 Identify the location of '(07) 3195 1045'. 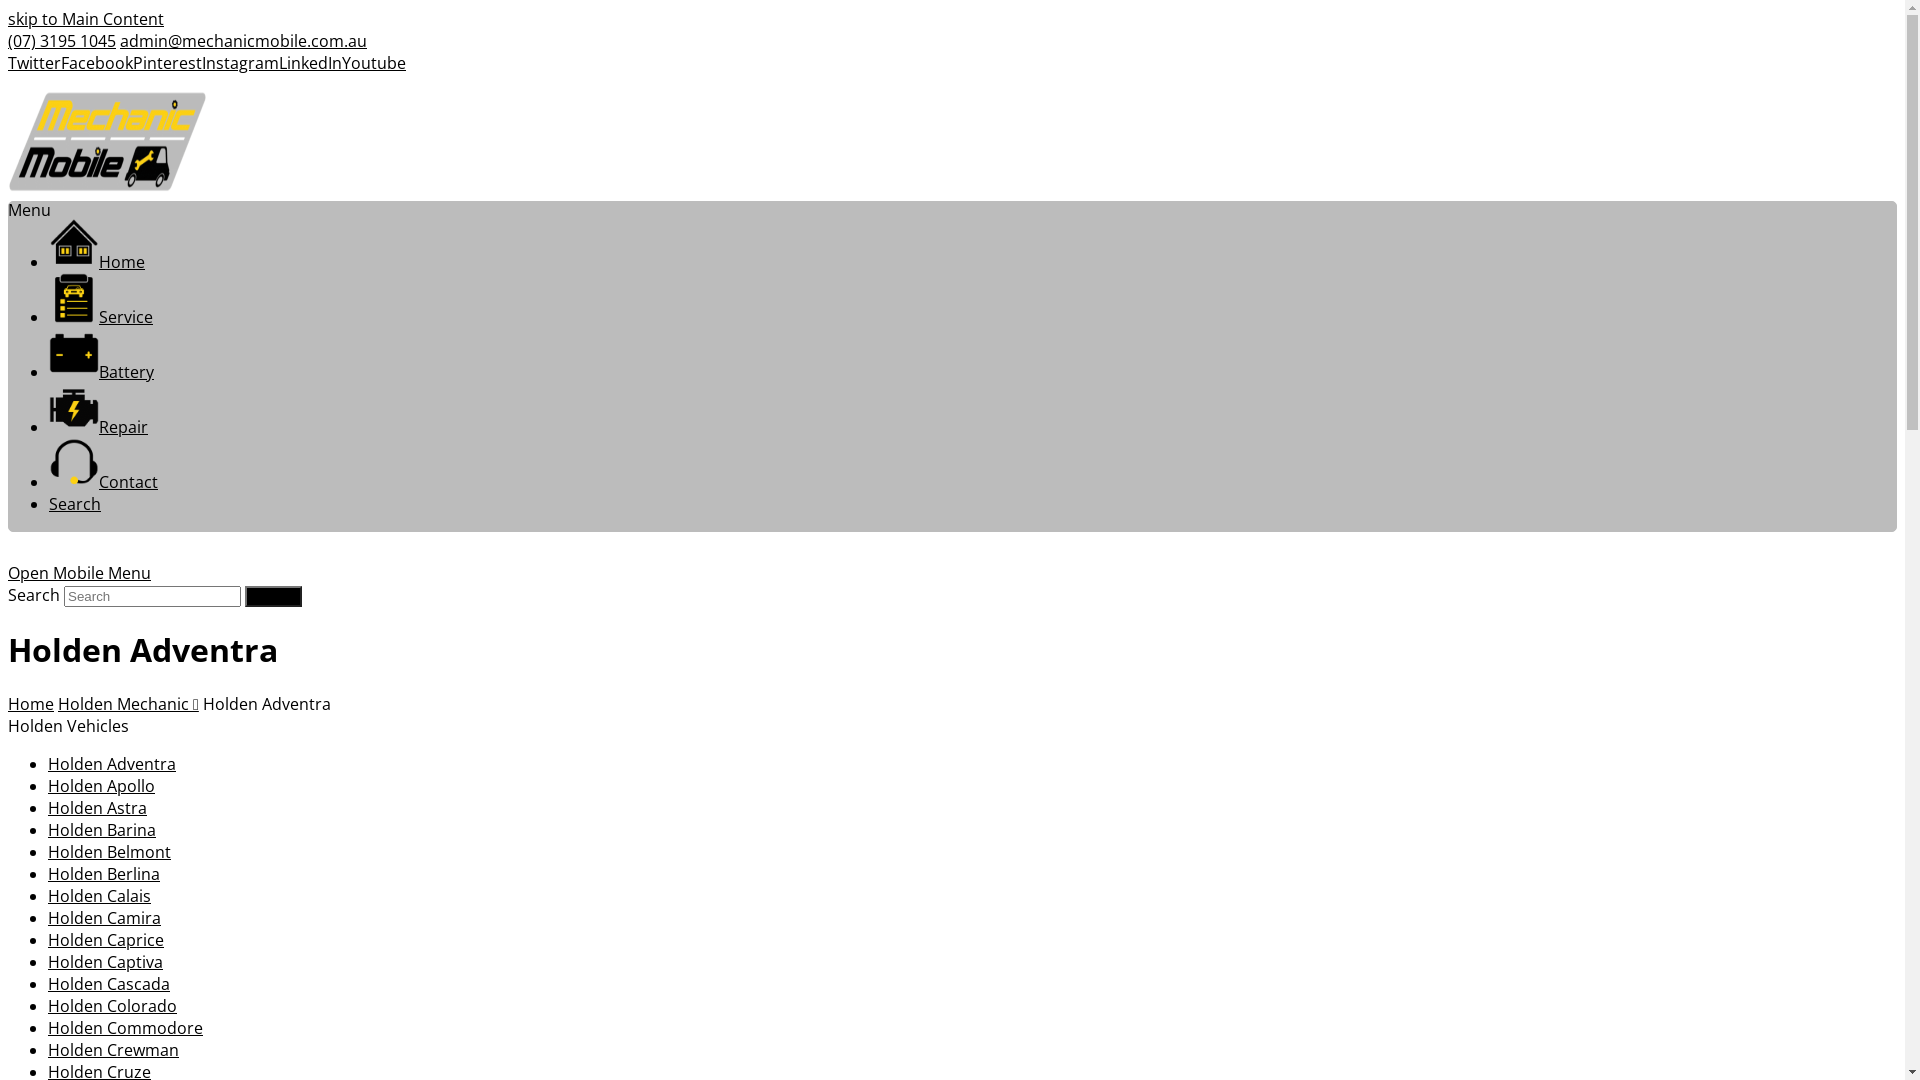
(62, 41).